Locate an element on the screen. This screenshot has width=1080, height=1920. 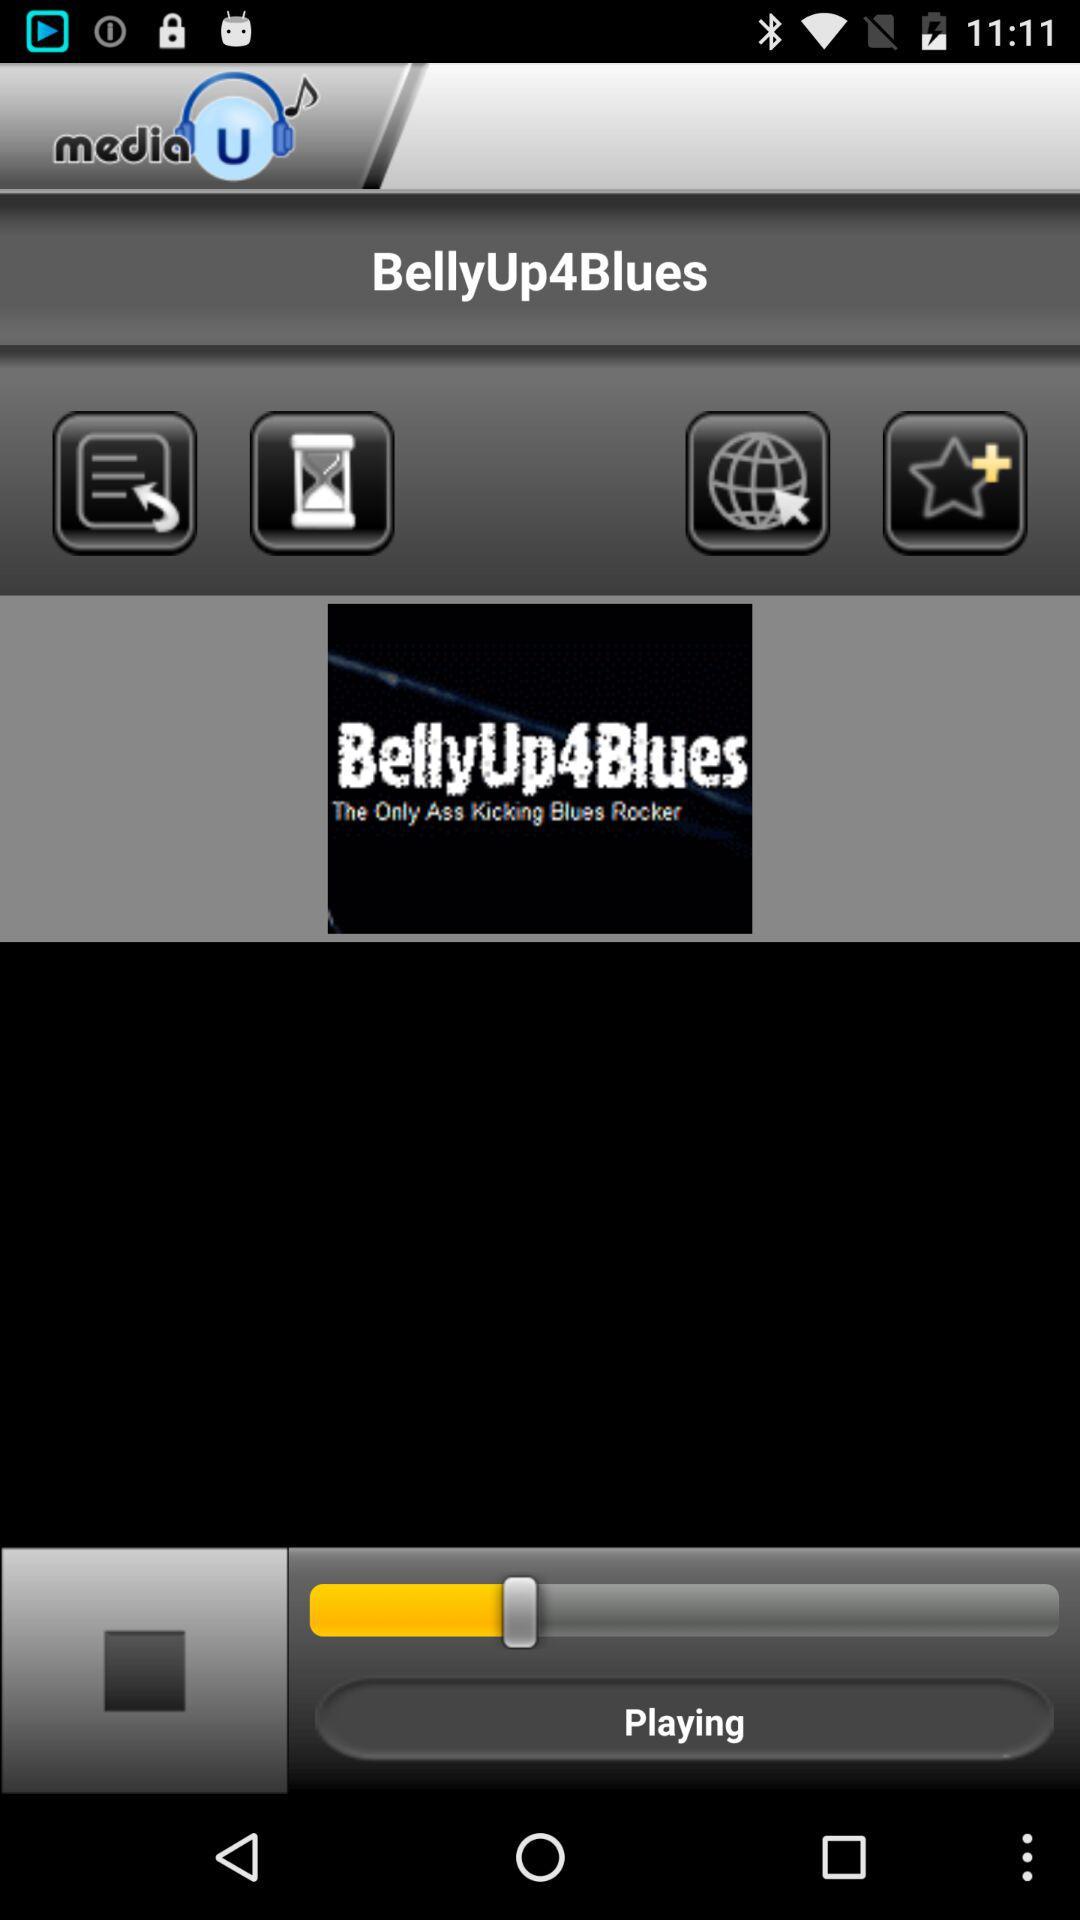
song is located at coordinates (954, 483).